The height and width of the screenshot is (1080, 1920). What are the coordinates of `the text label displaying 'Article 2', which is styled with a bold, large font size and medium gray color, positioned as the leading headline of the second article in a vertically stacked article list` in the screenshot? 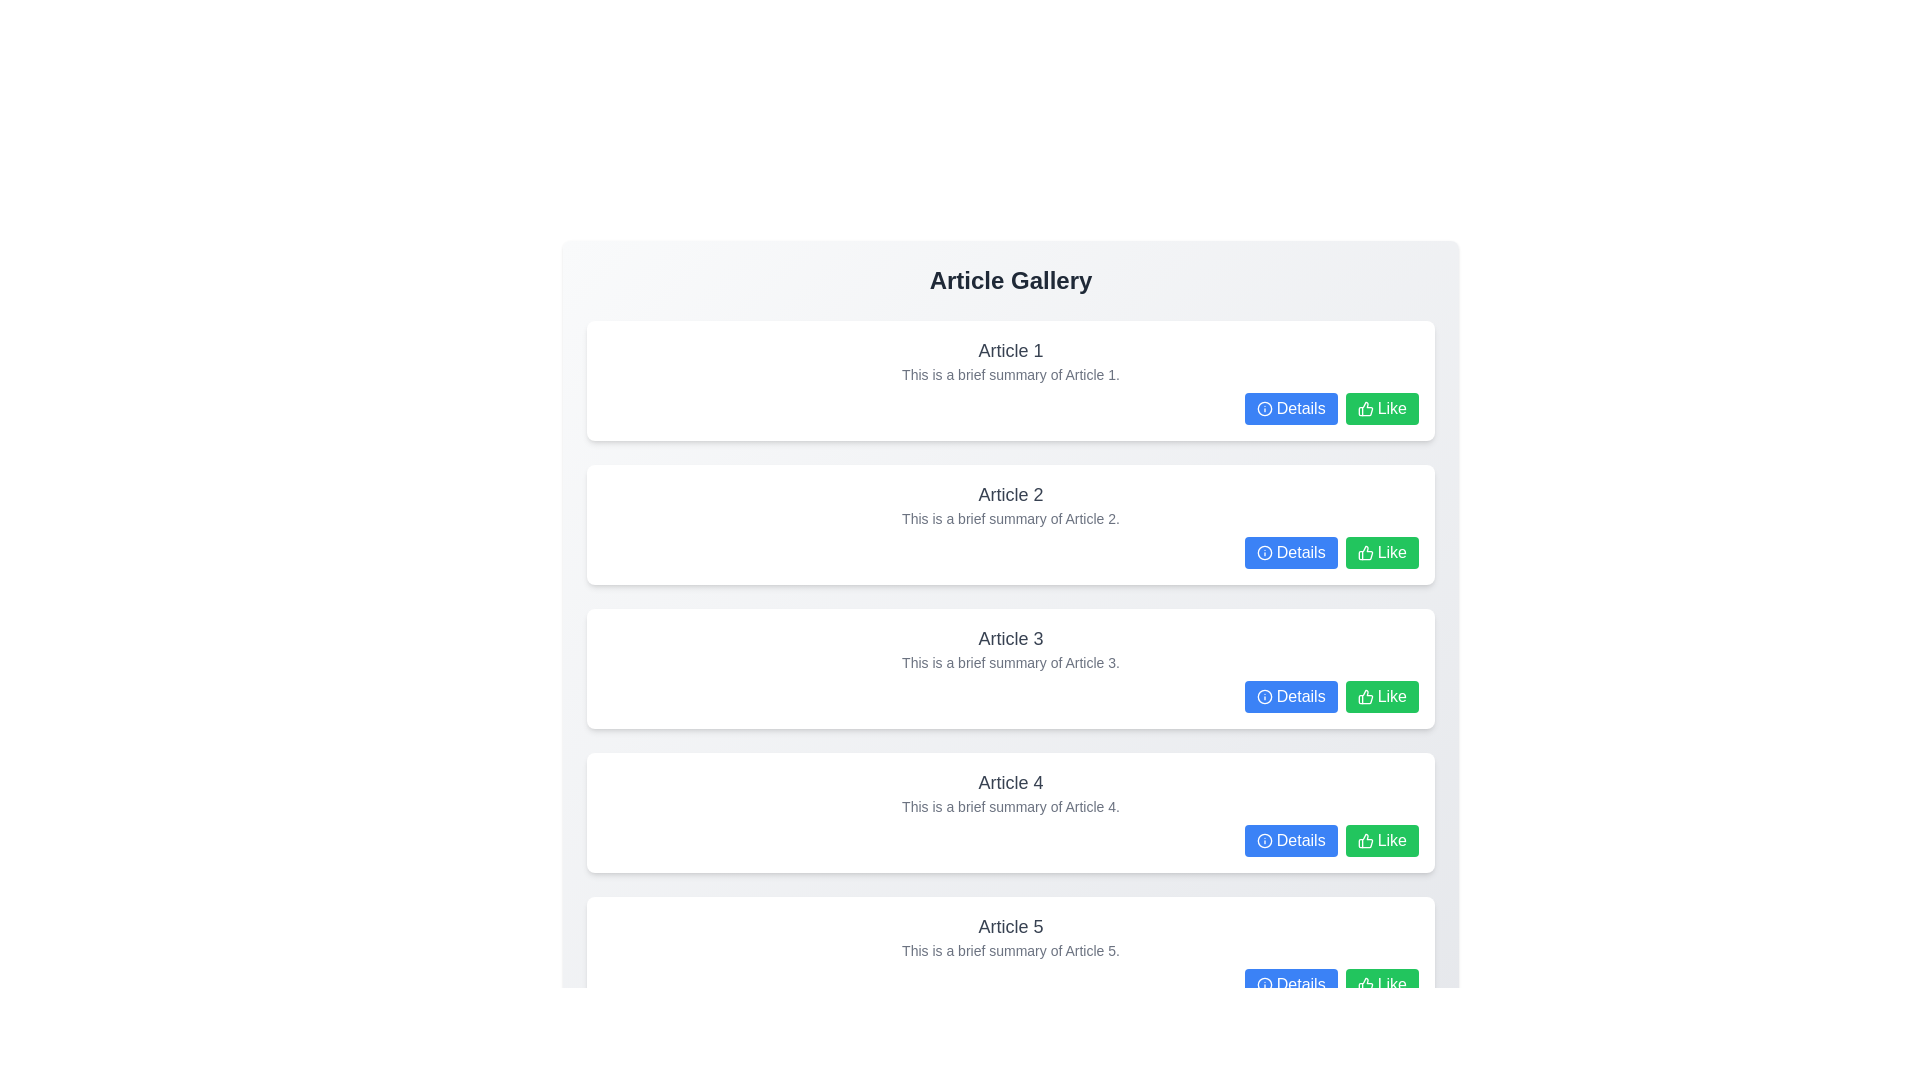 It's located at (1011, 494).